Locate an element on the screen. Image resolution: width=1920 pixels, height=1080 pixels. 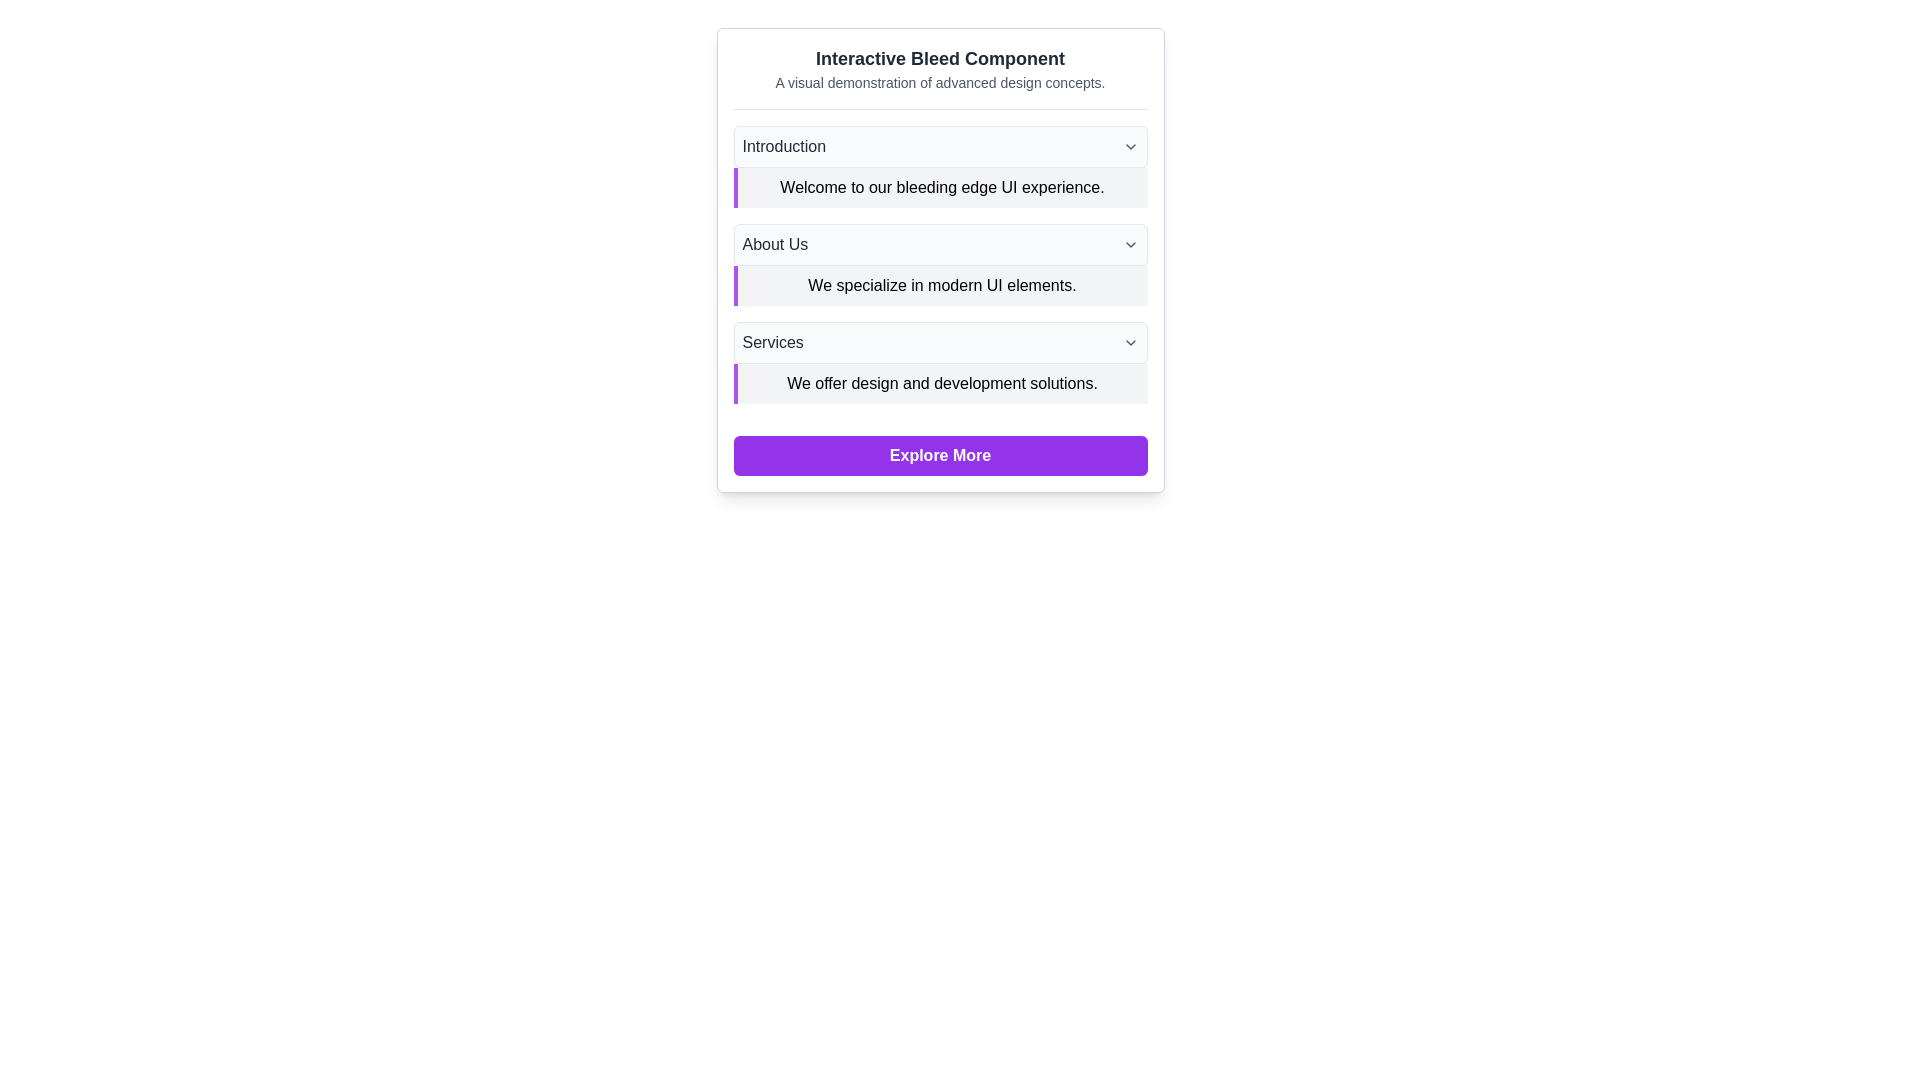
the textual content component that provides the description 'We specialize in modern UI elements' within the 'About Us' section is located at coordinates (939, 264).